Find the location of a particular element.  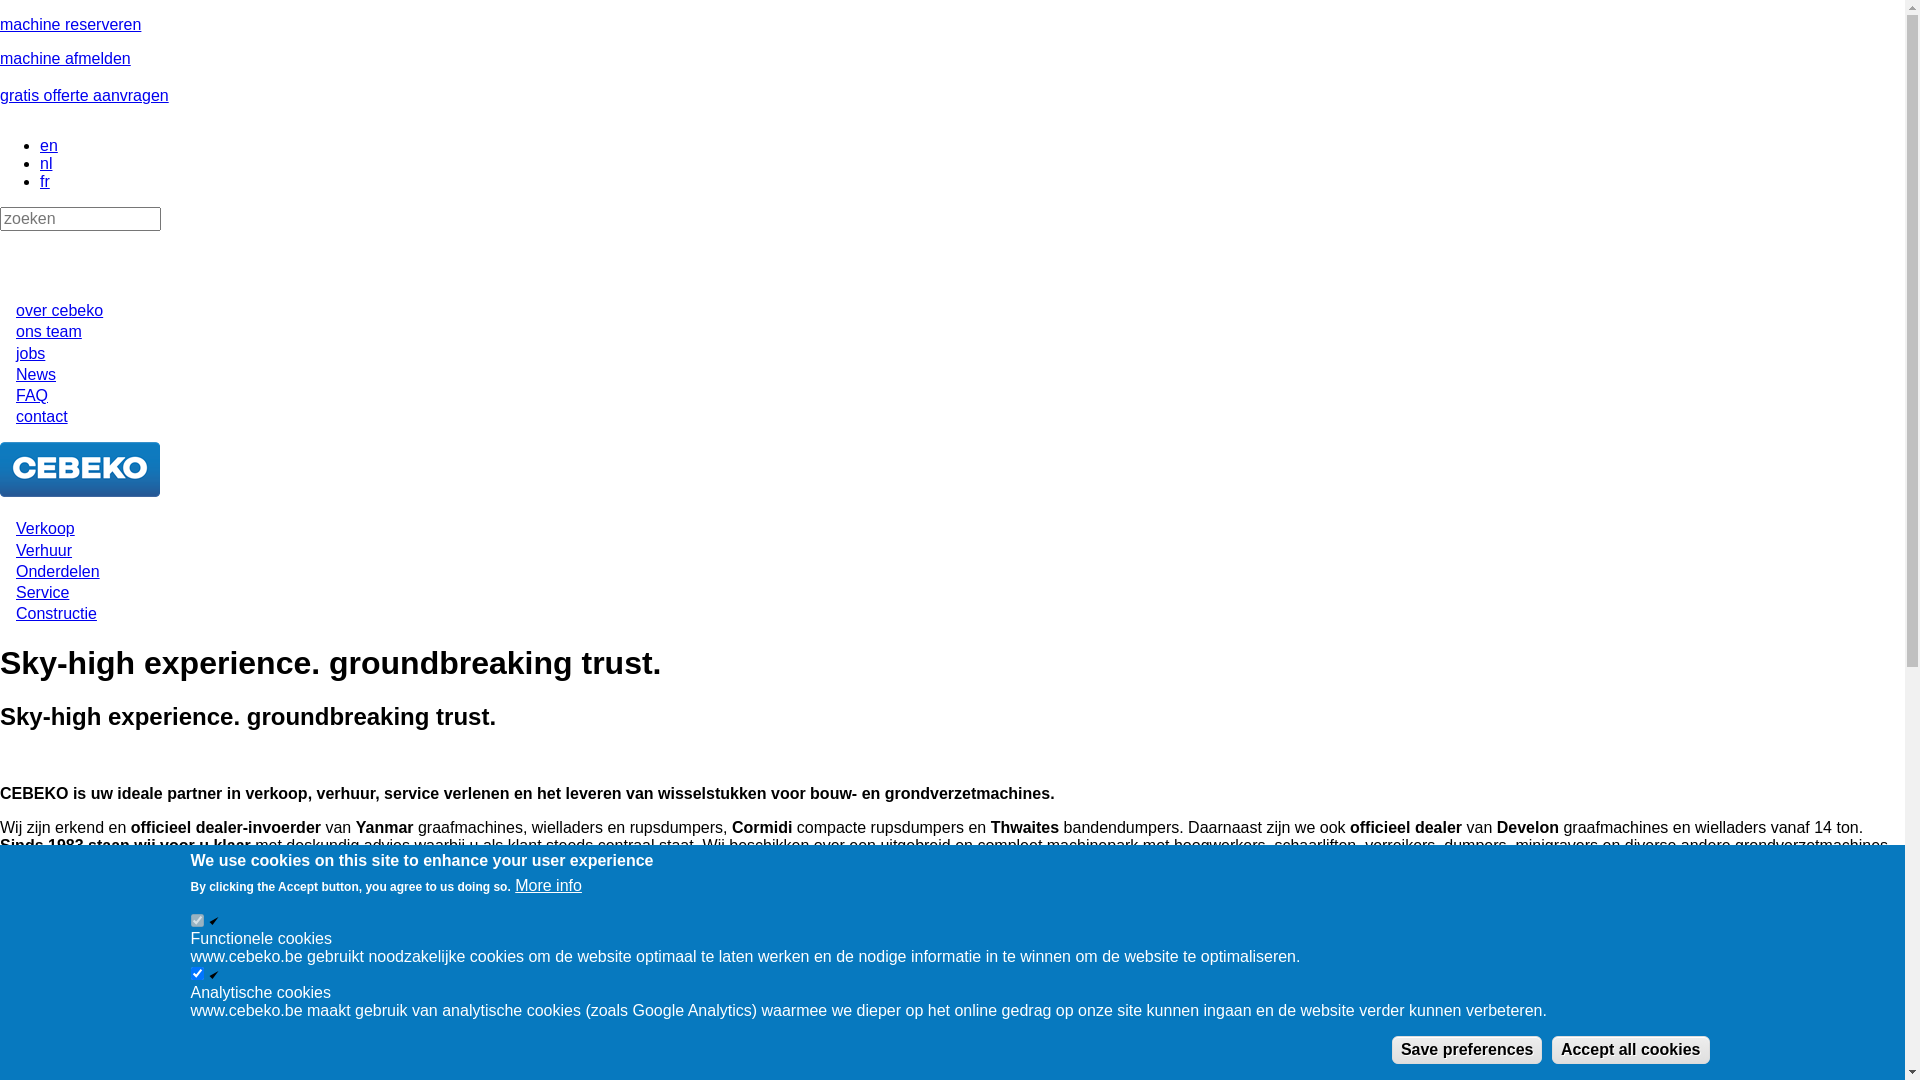

'contact' is located at coordinates (42, 415).